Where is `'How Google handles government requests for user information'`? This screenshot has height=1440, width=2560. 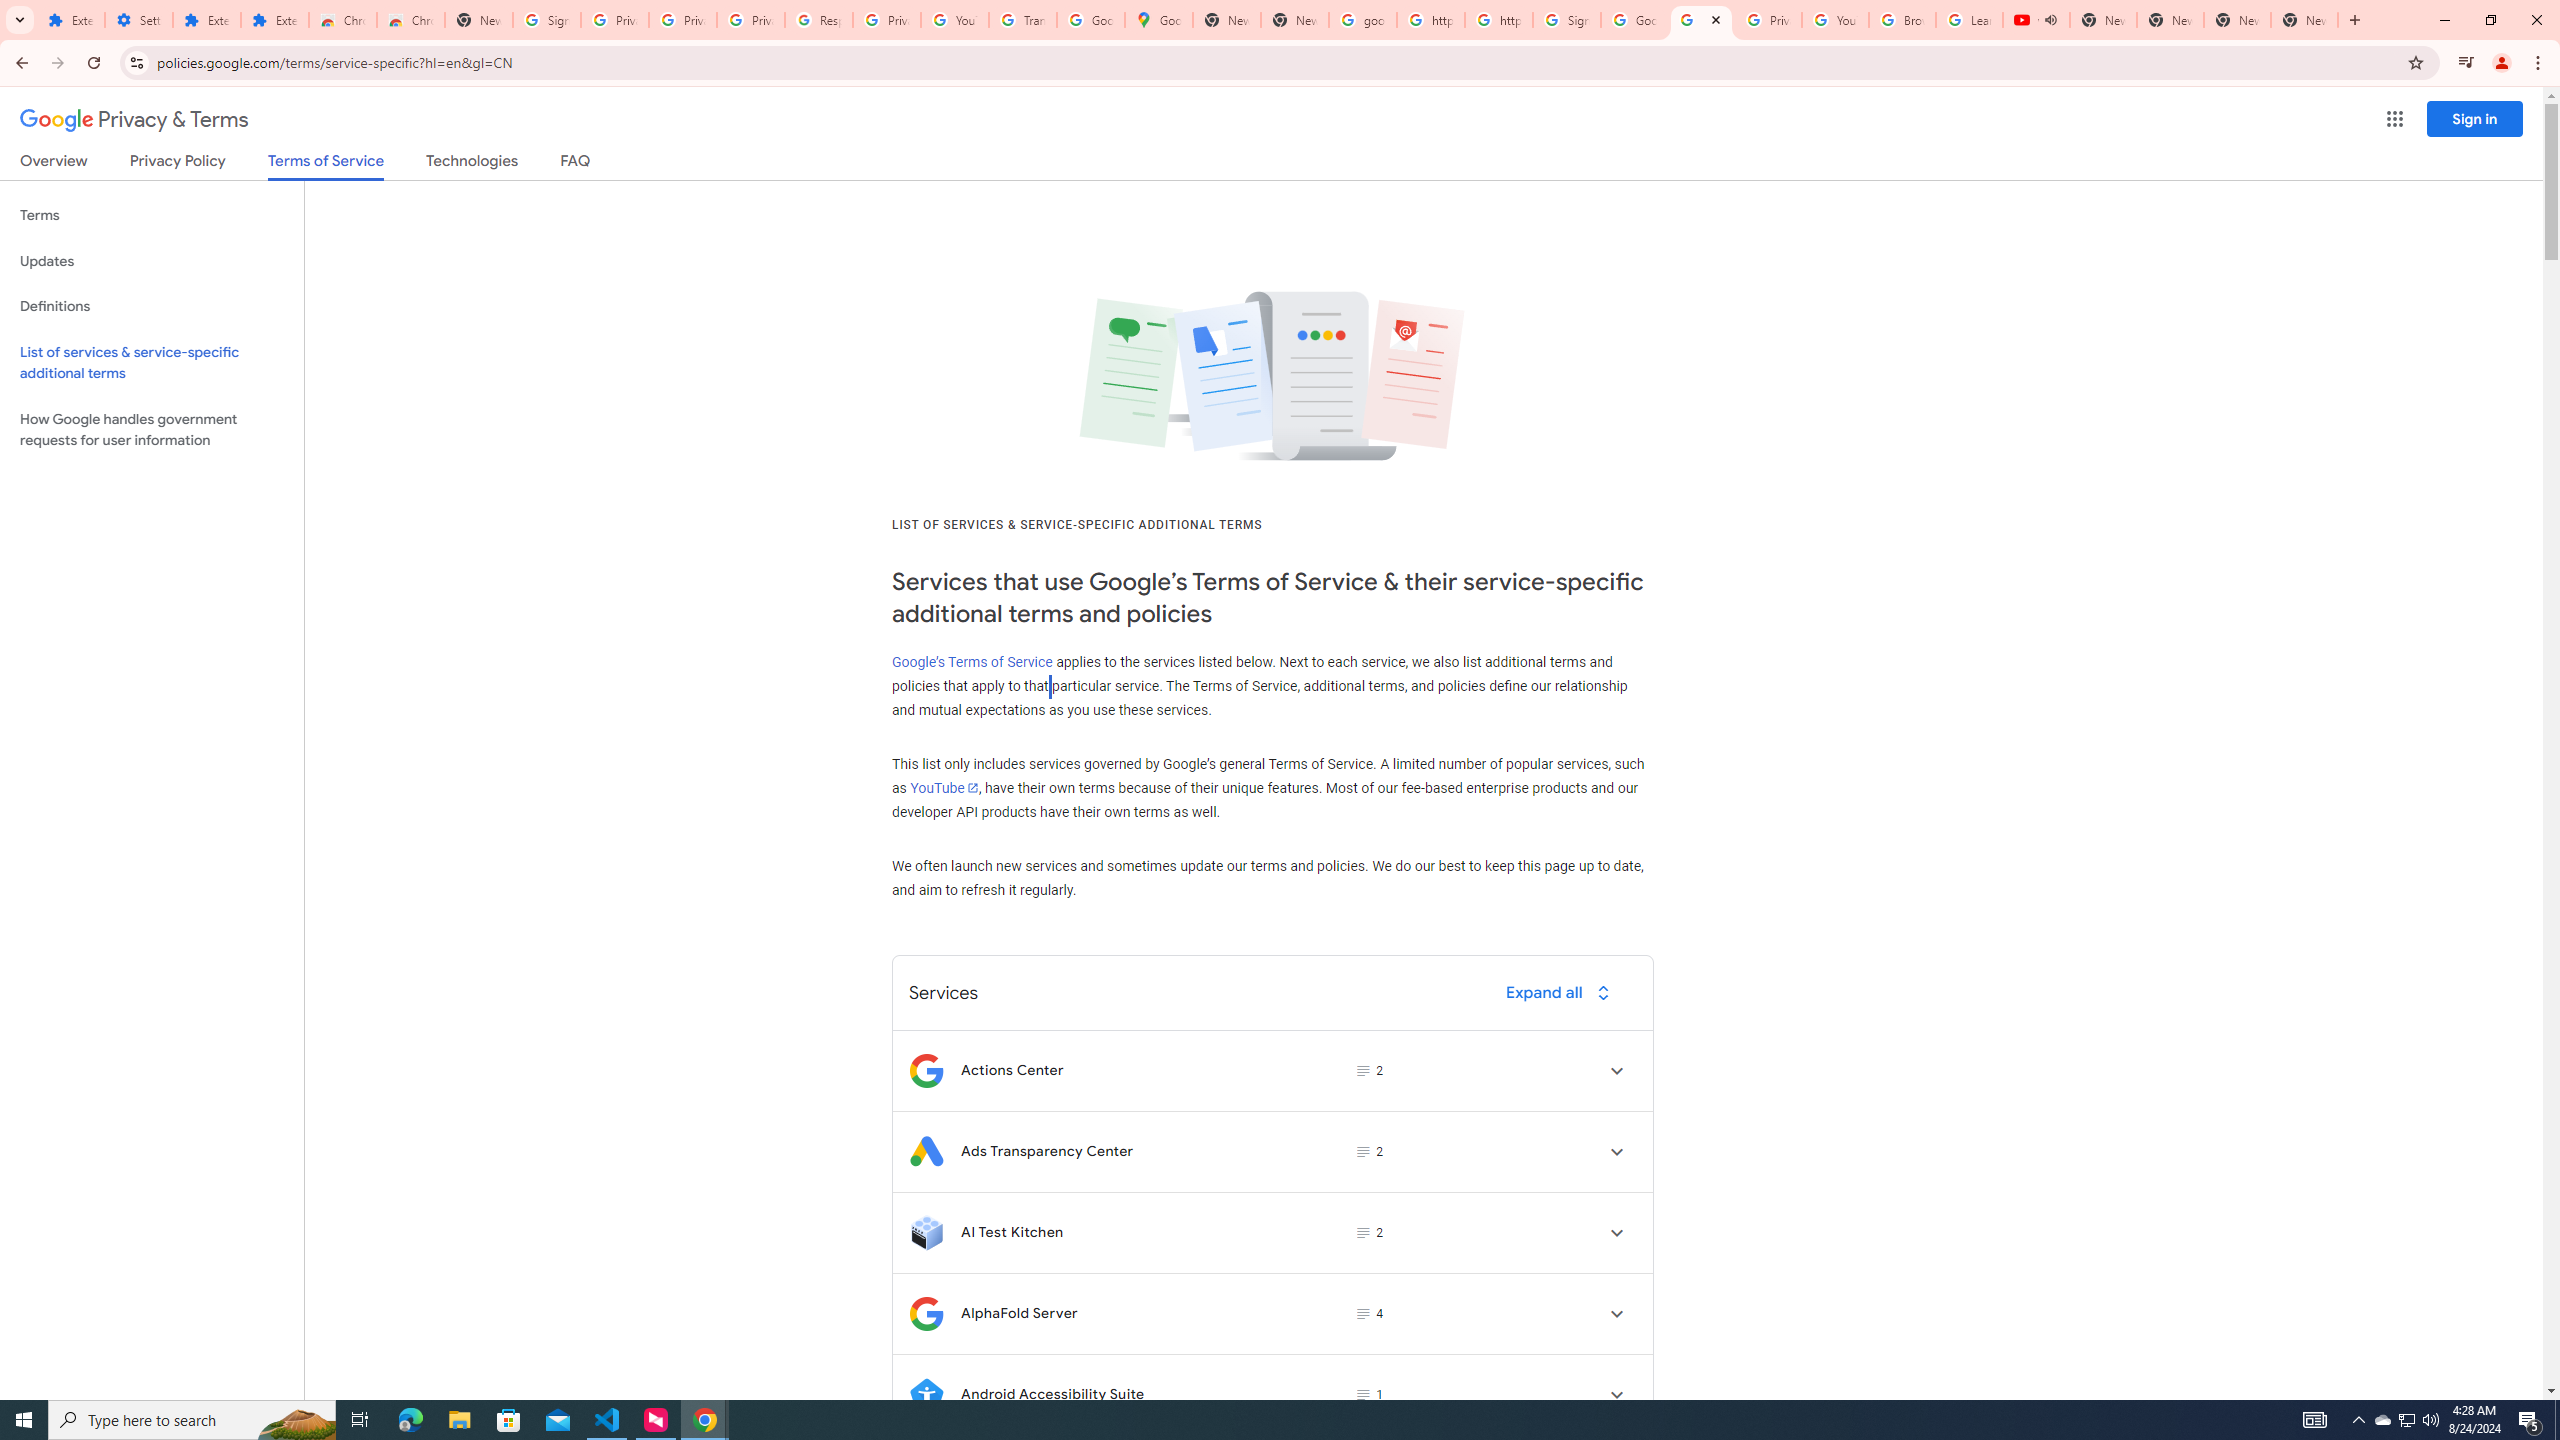 'How Google handles government requests for user information' is located at coordinates (151, 428).